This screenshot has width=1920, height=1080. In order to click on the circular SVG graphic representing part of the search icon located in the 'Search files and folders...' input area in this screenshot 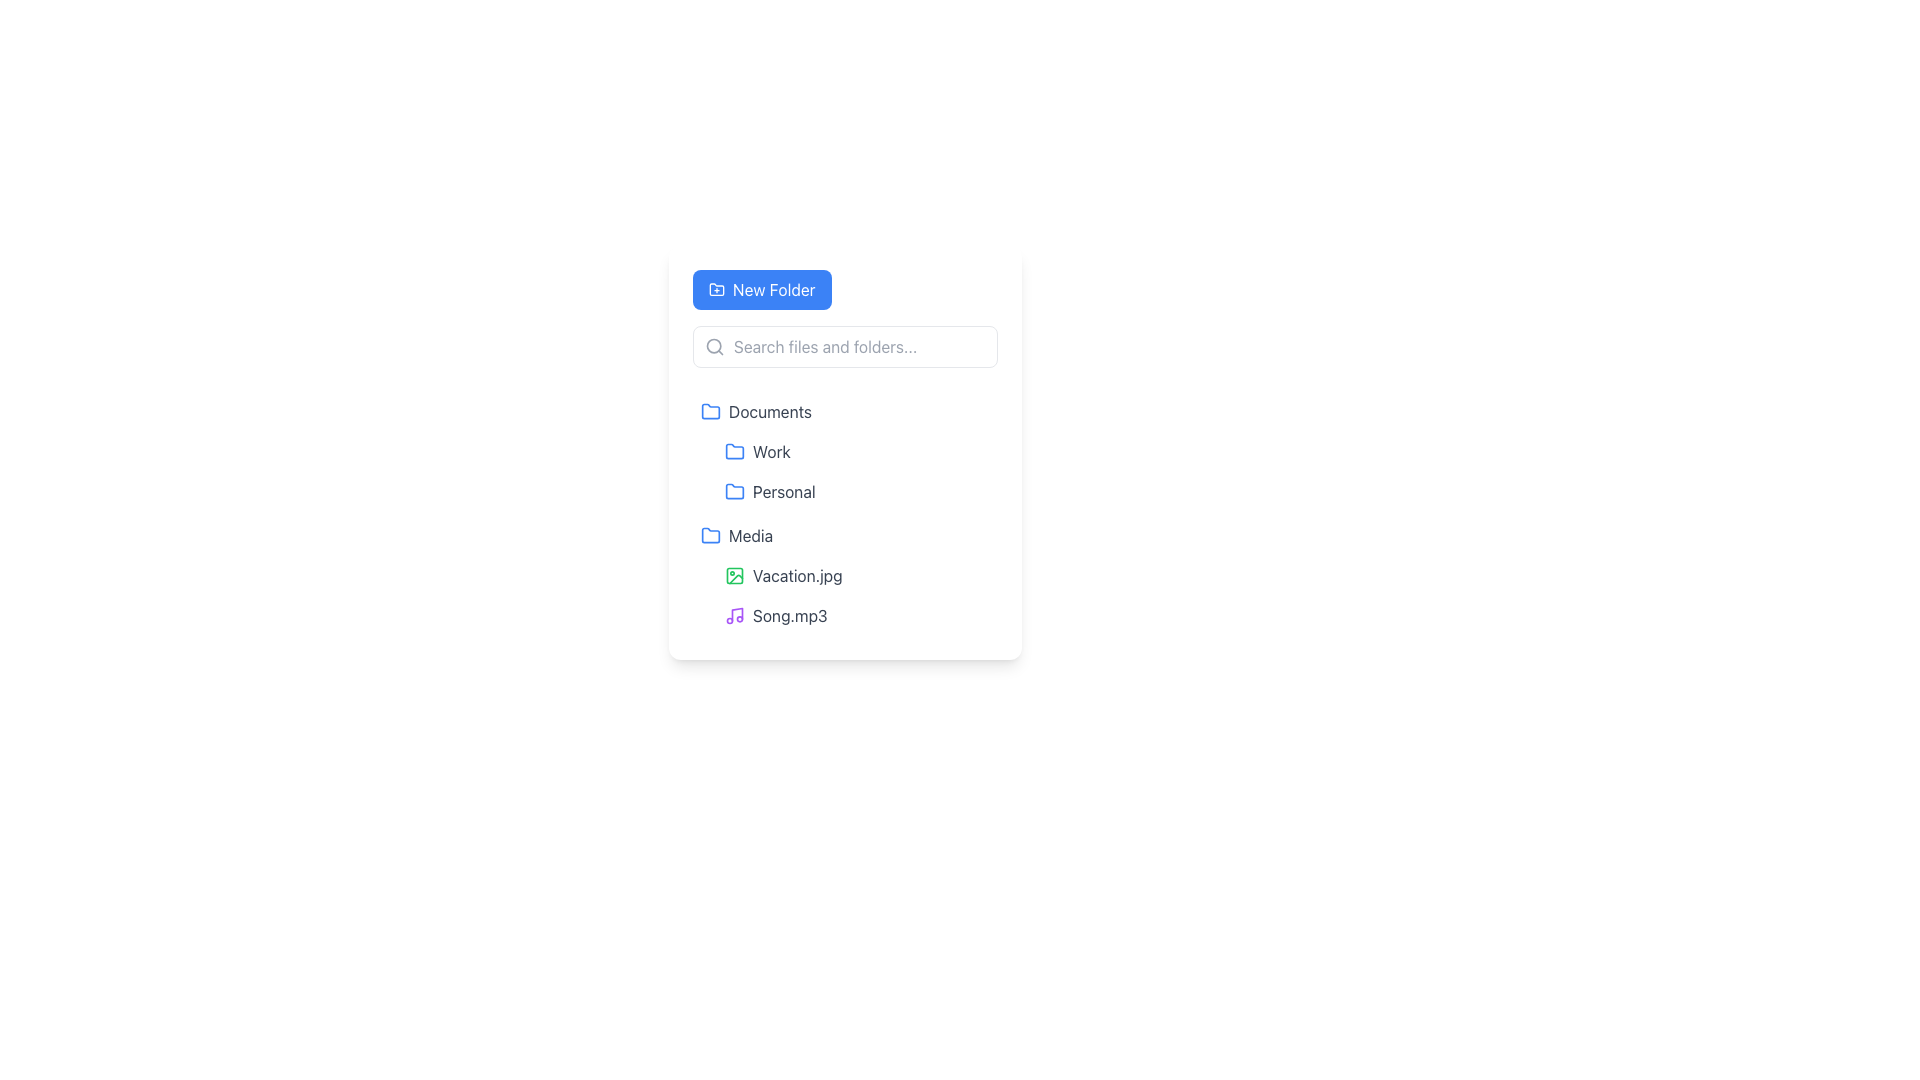, I will do `click(714, 345)`.